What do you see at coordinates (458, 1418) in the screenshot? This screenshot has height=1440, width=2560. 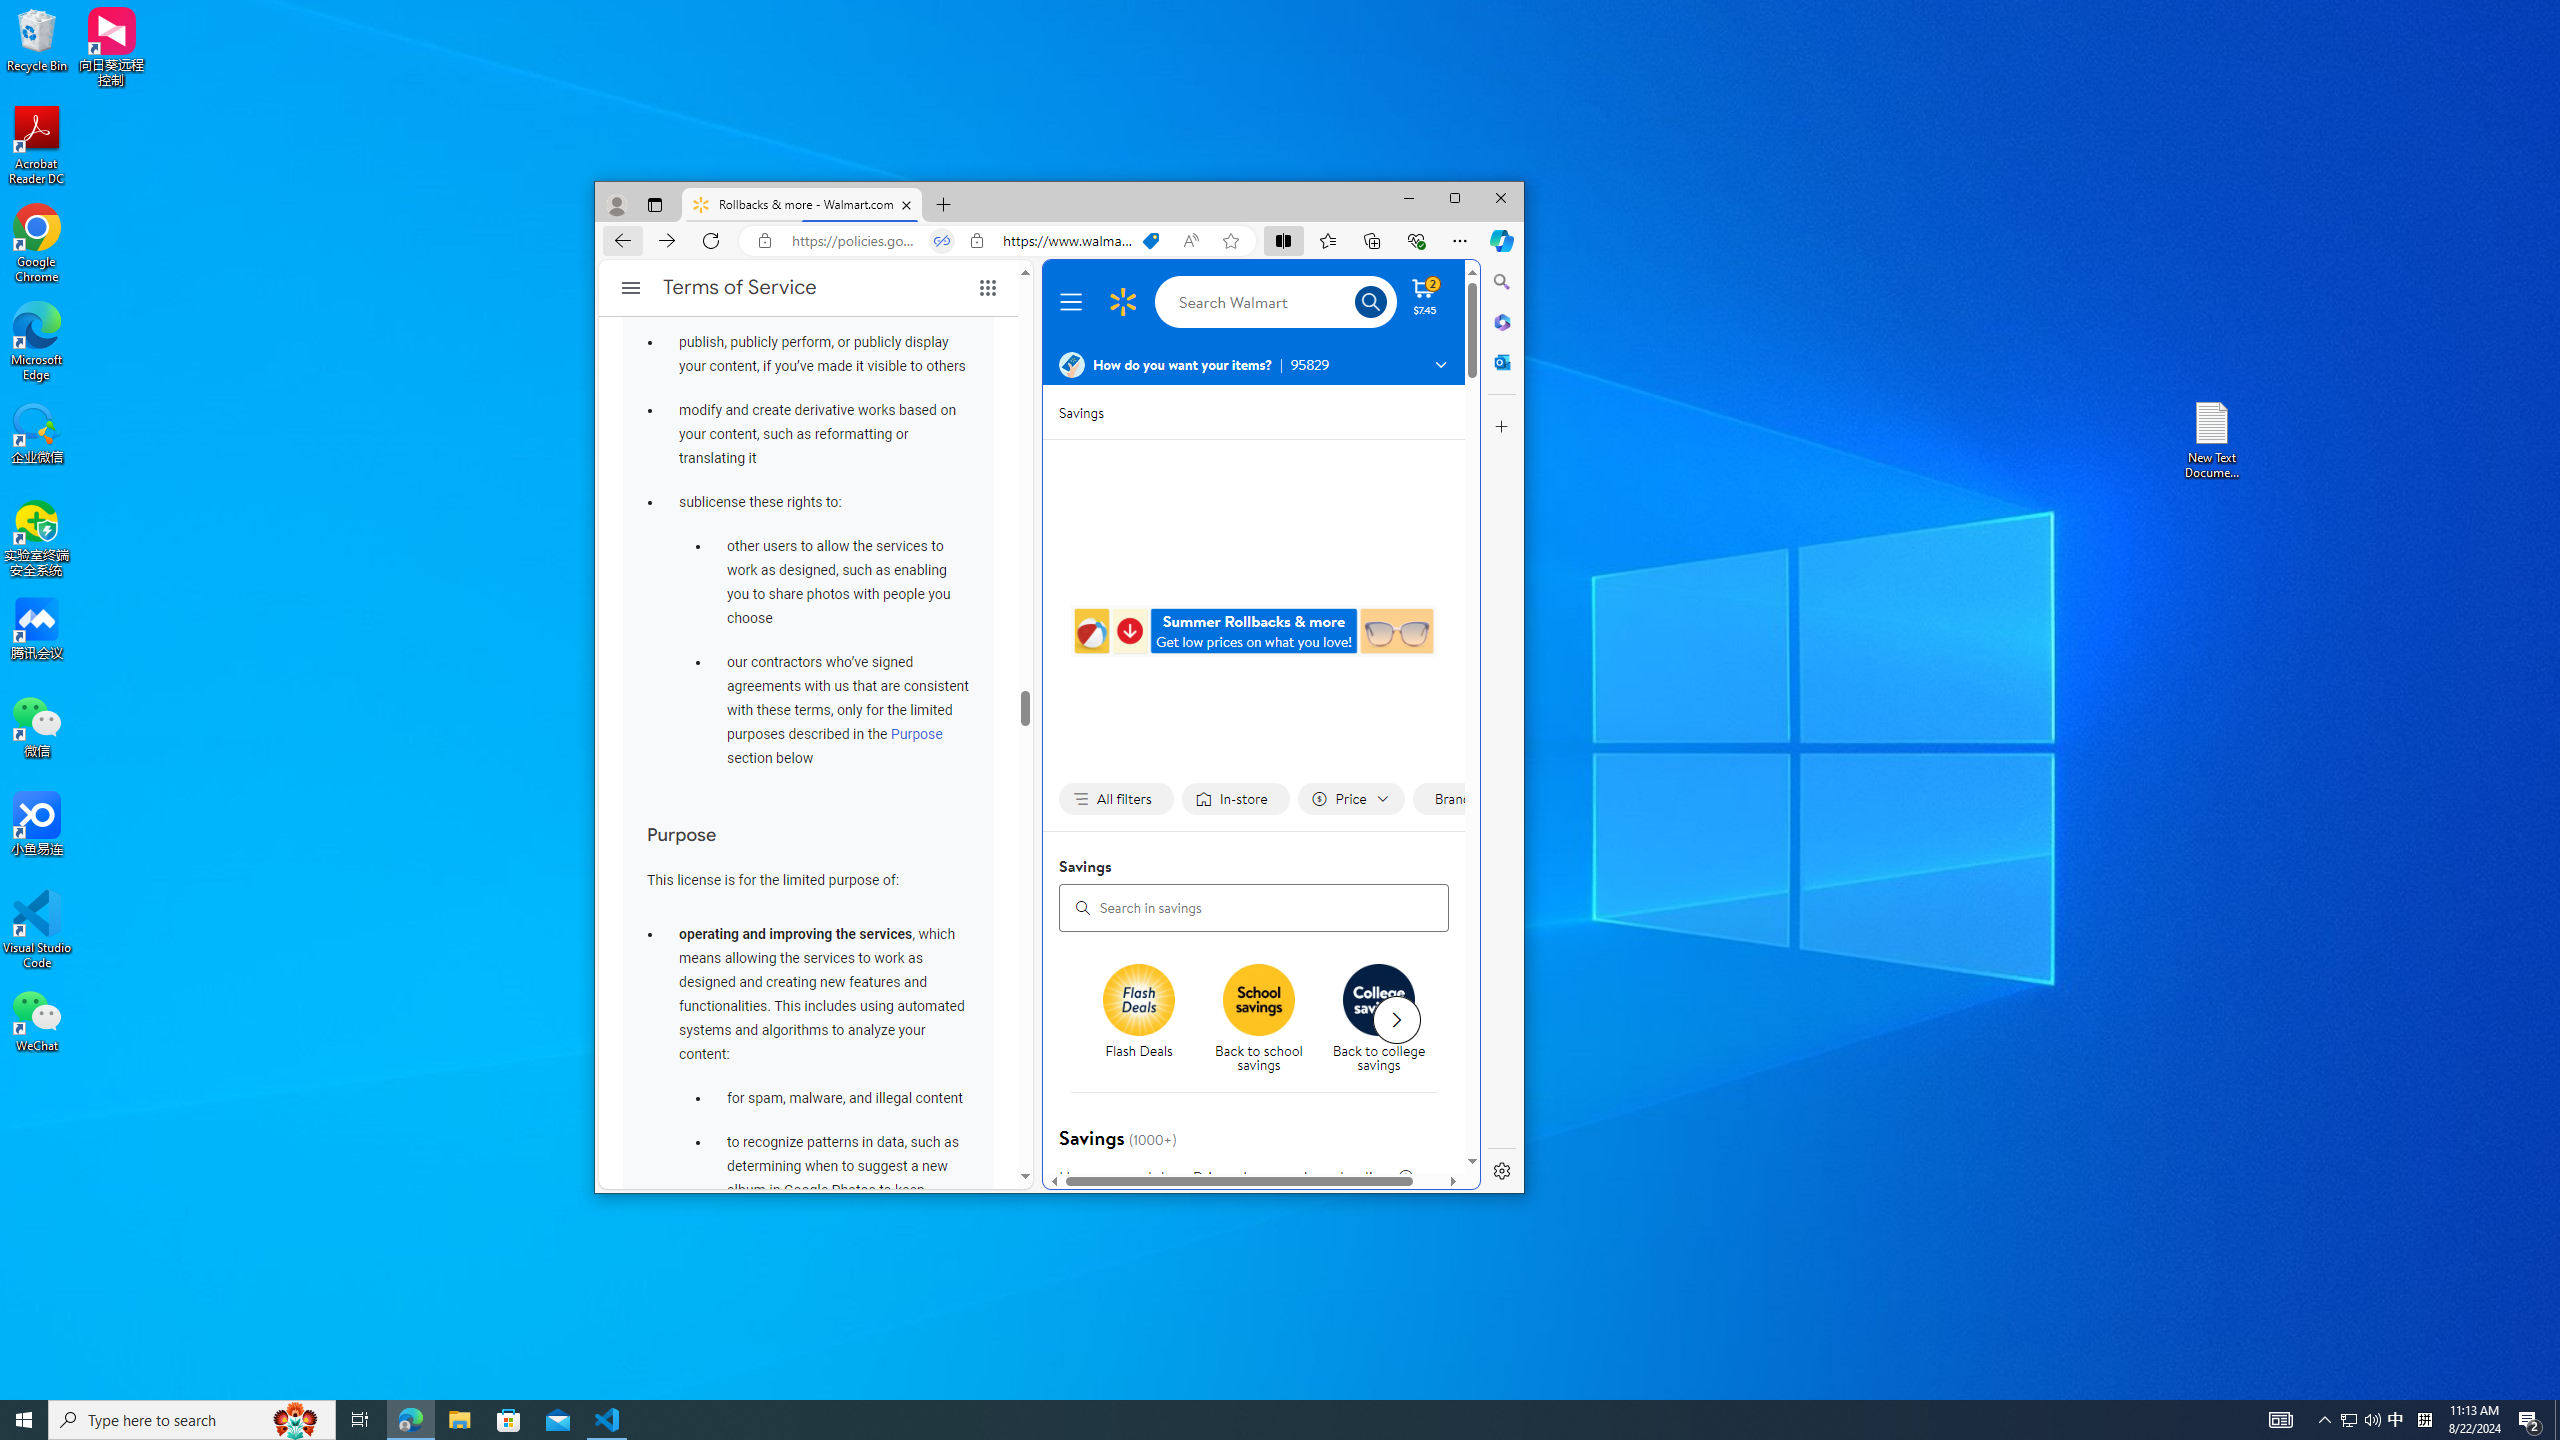 I see `'File Explorer'` at bounding box center [458, 1418].